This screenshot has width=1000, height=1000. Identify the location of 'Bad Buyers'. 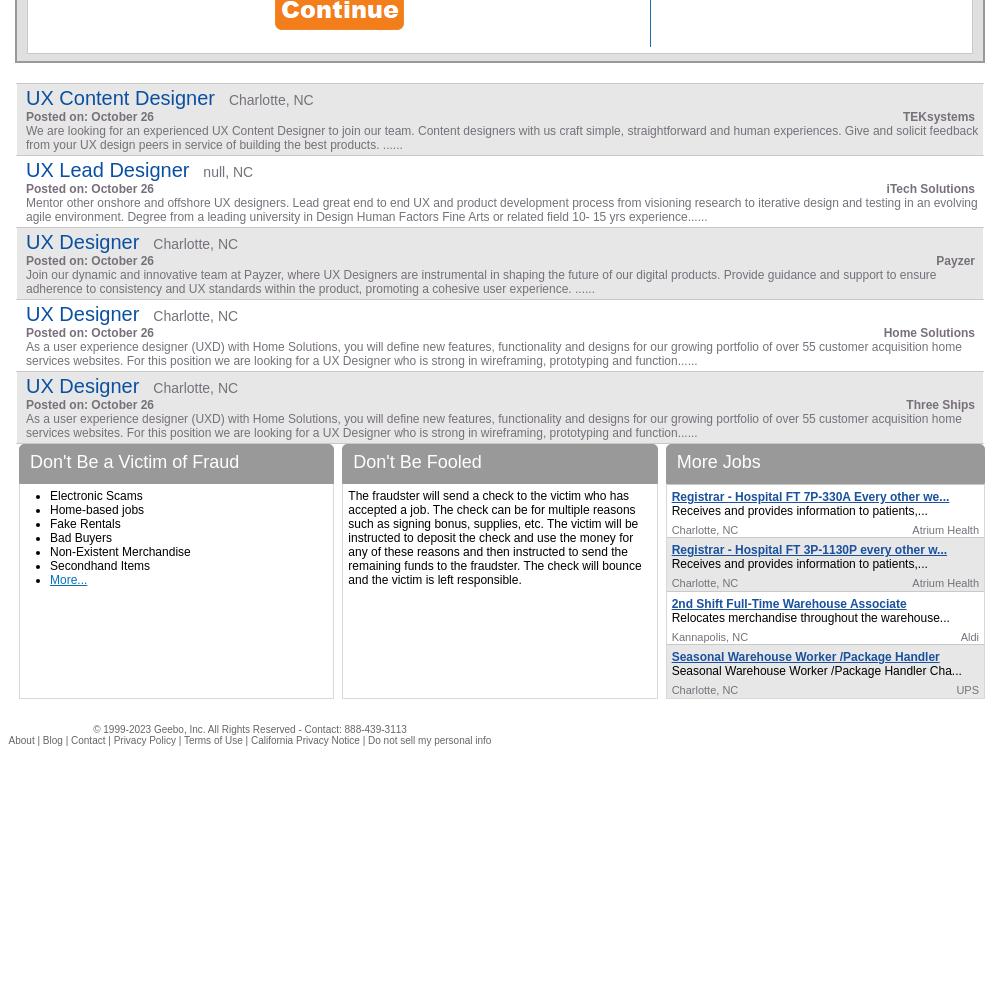
(80, 538).